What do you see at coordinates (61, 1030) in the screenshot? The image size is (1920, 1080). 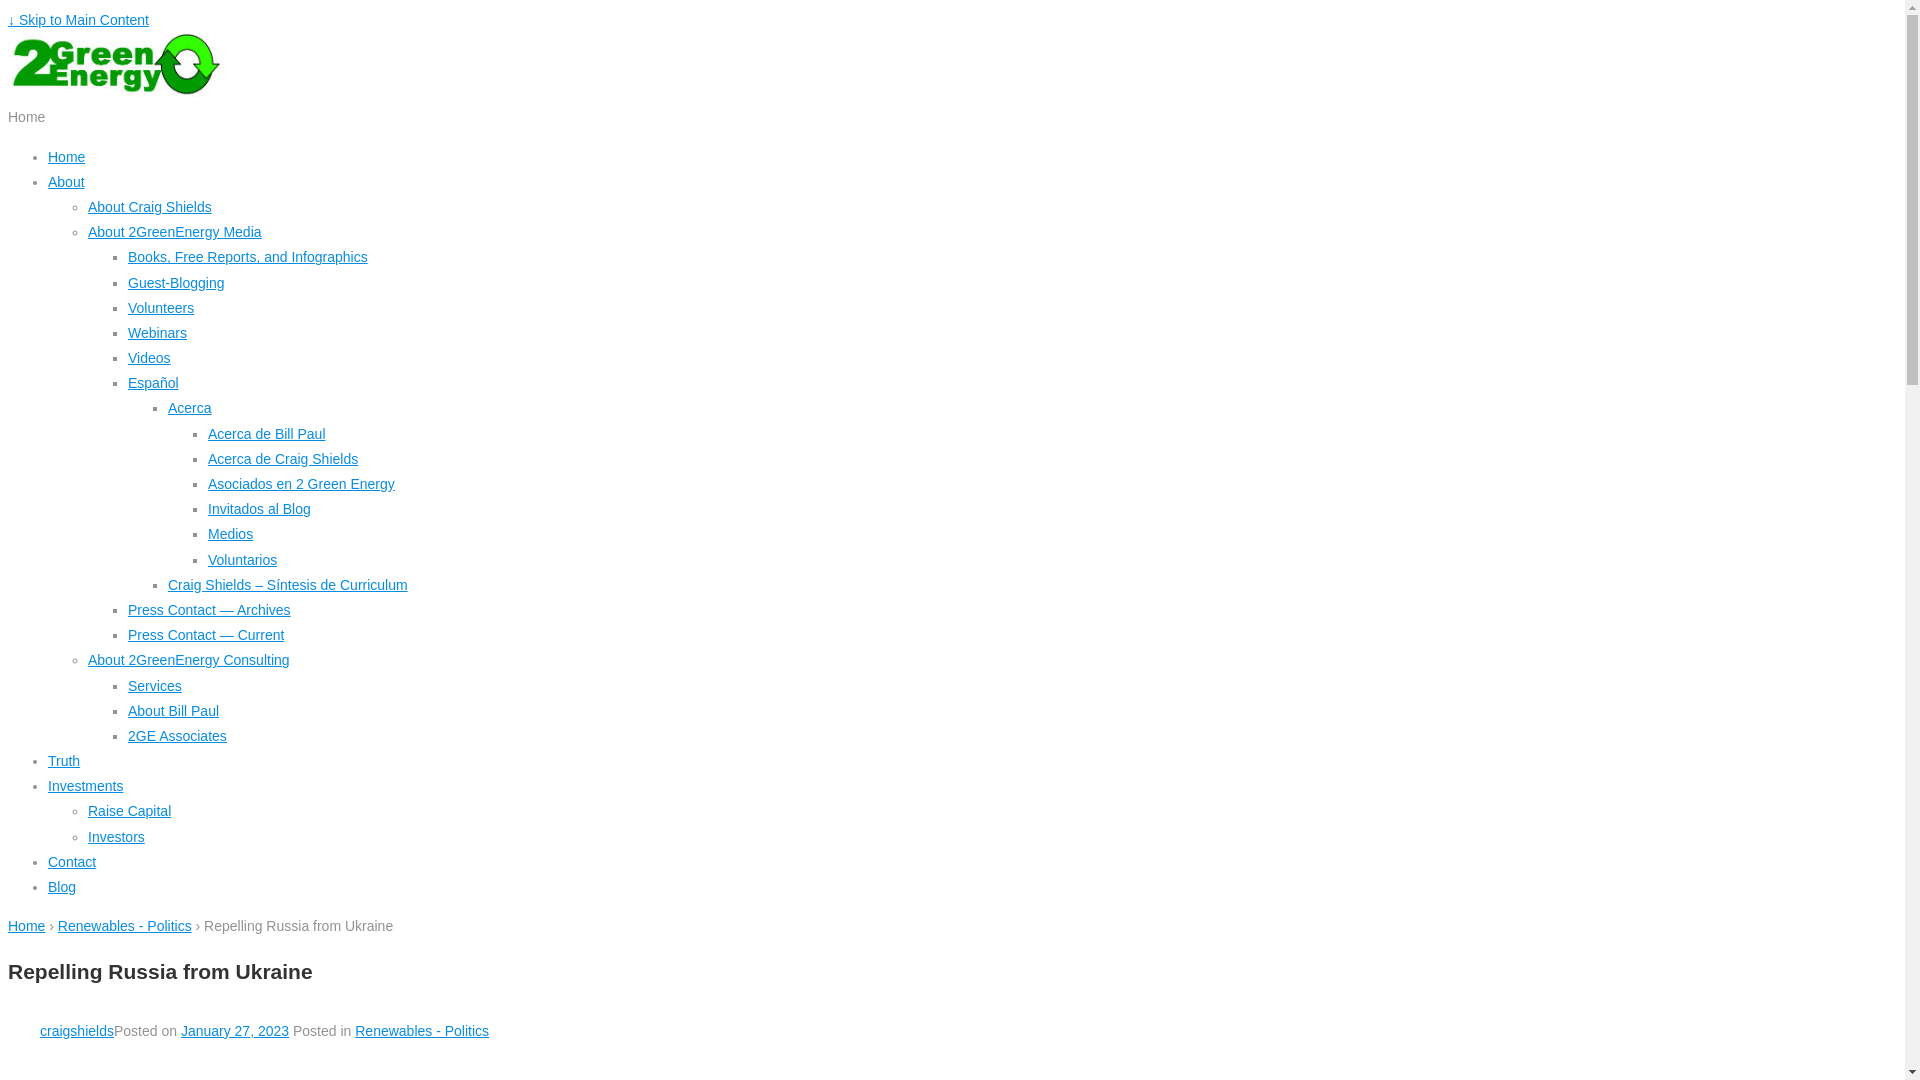 I see `'craigshields'` at bounding box center [61, 1030].